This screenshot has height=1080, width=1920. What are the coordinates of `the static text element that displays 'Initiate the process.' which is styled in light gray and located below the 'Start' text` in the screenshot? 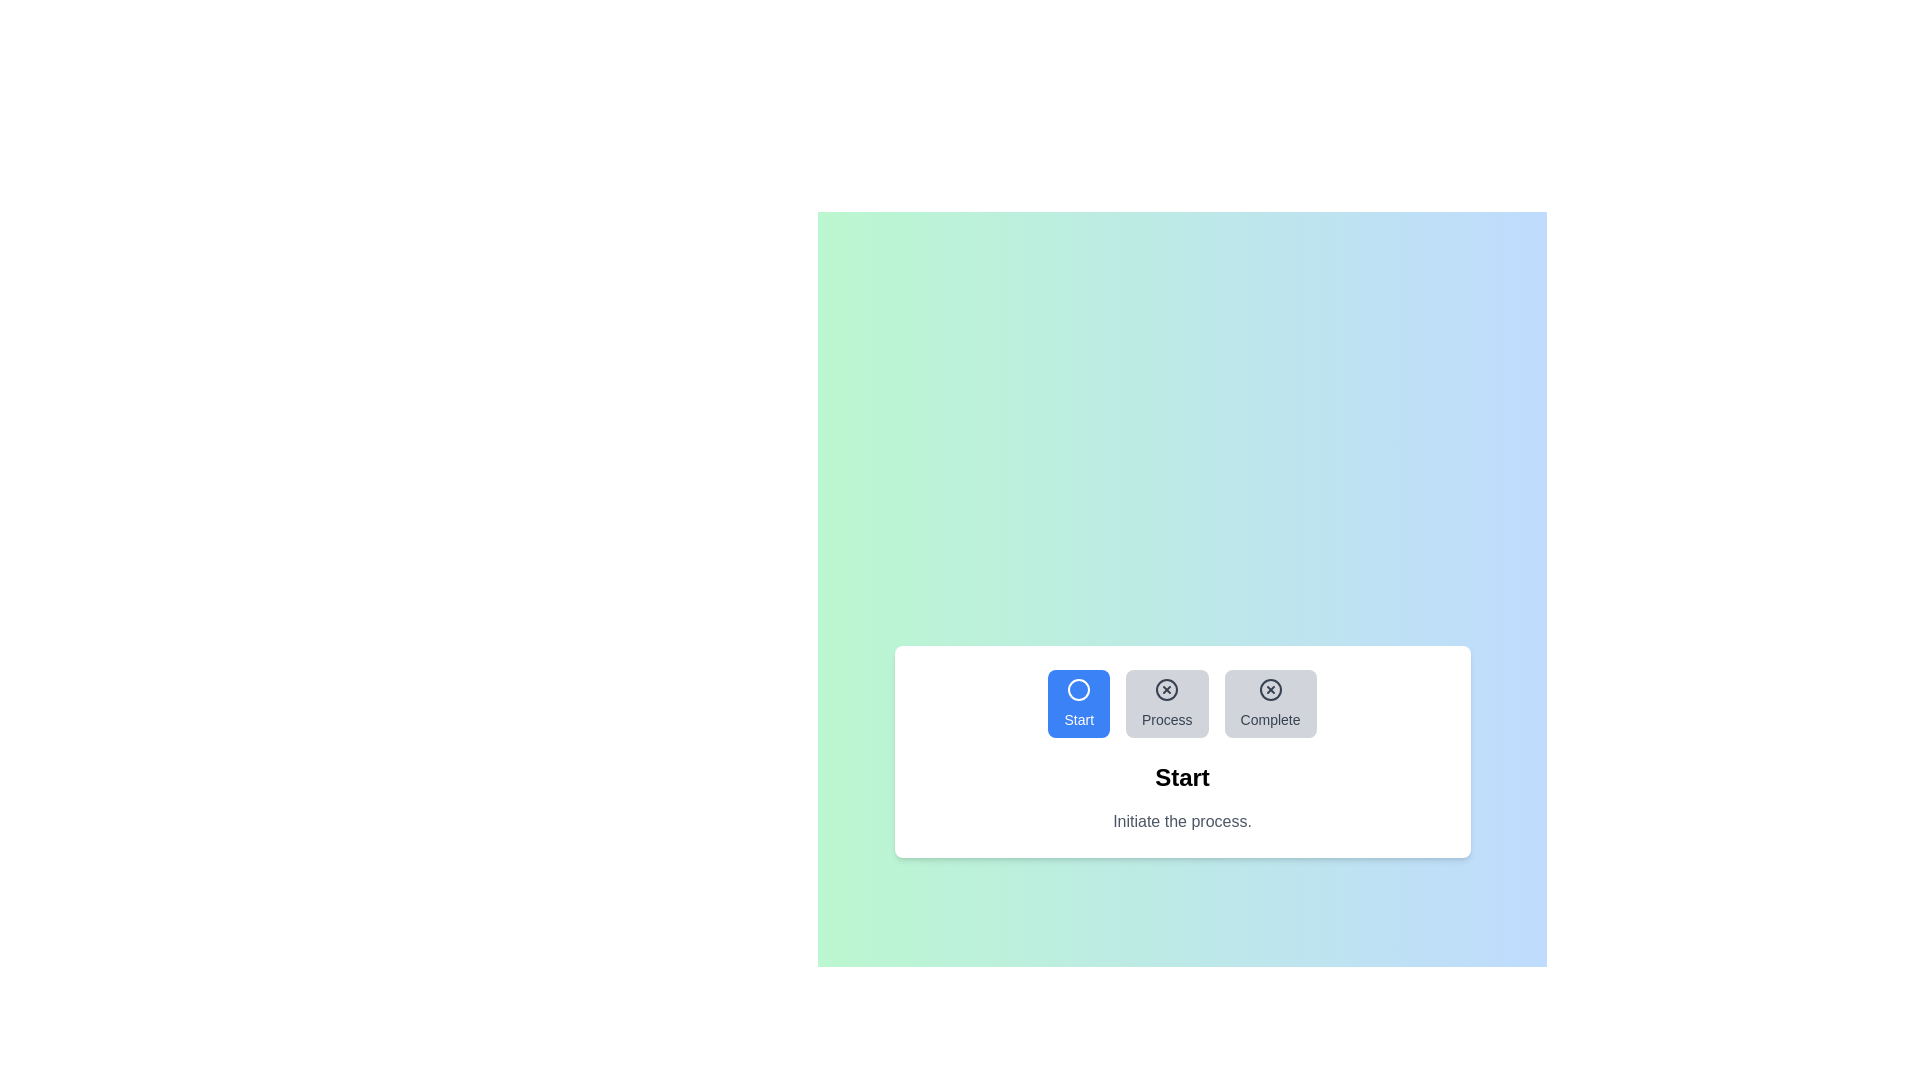 It's located at (1182, 821).